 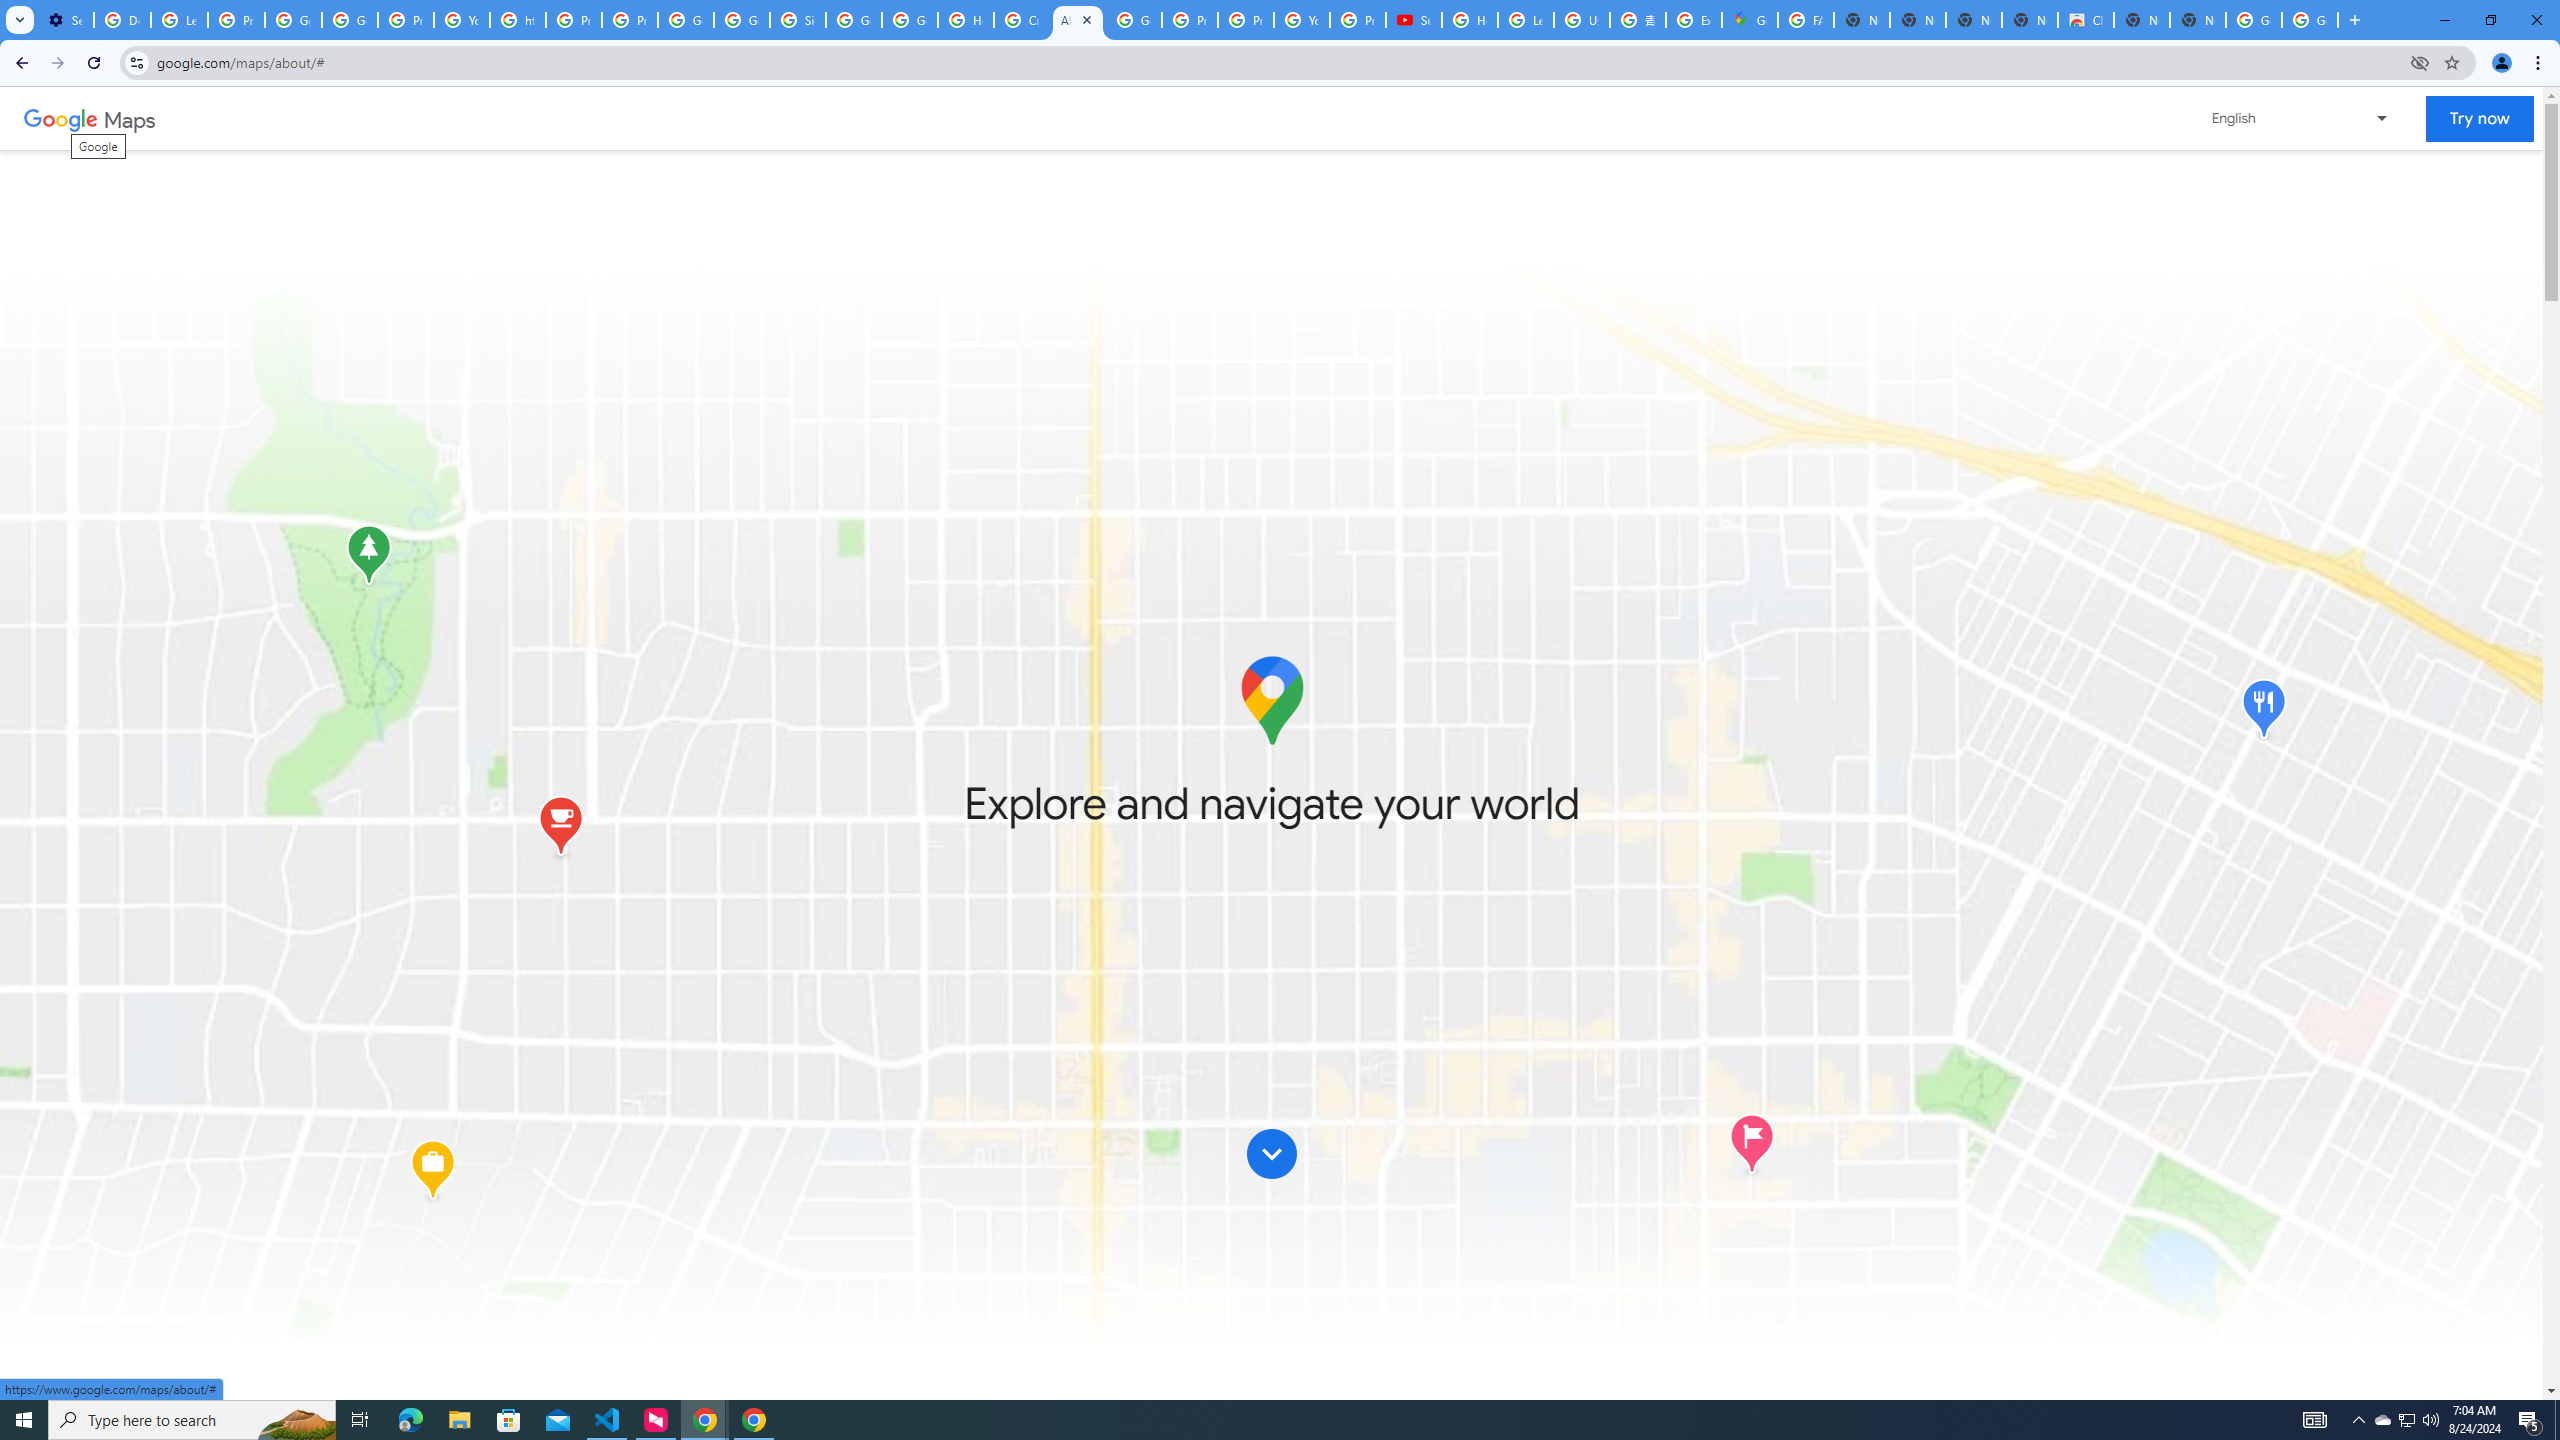 I want to click on 'Try now', so click(x=2478, y=118).